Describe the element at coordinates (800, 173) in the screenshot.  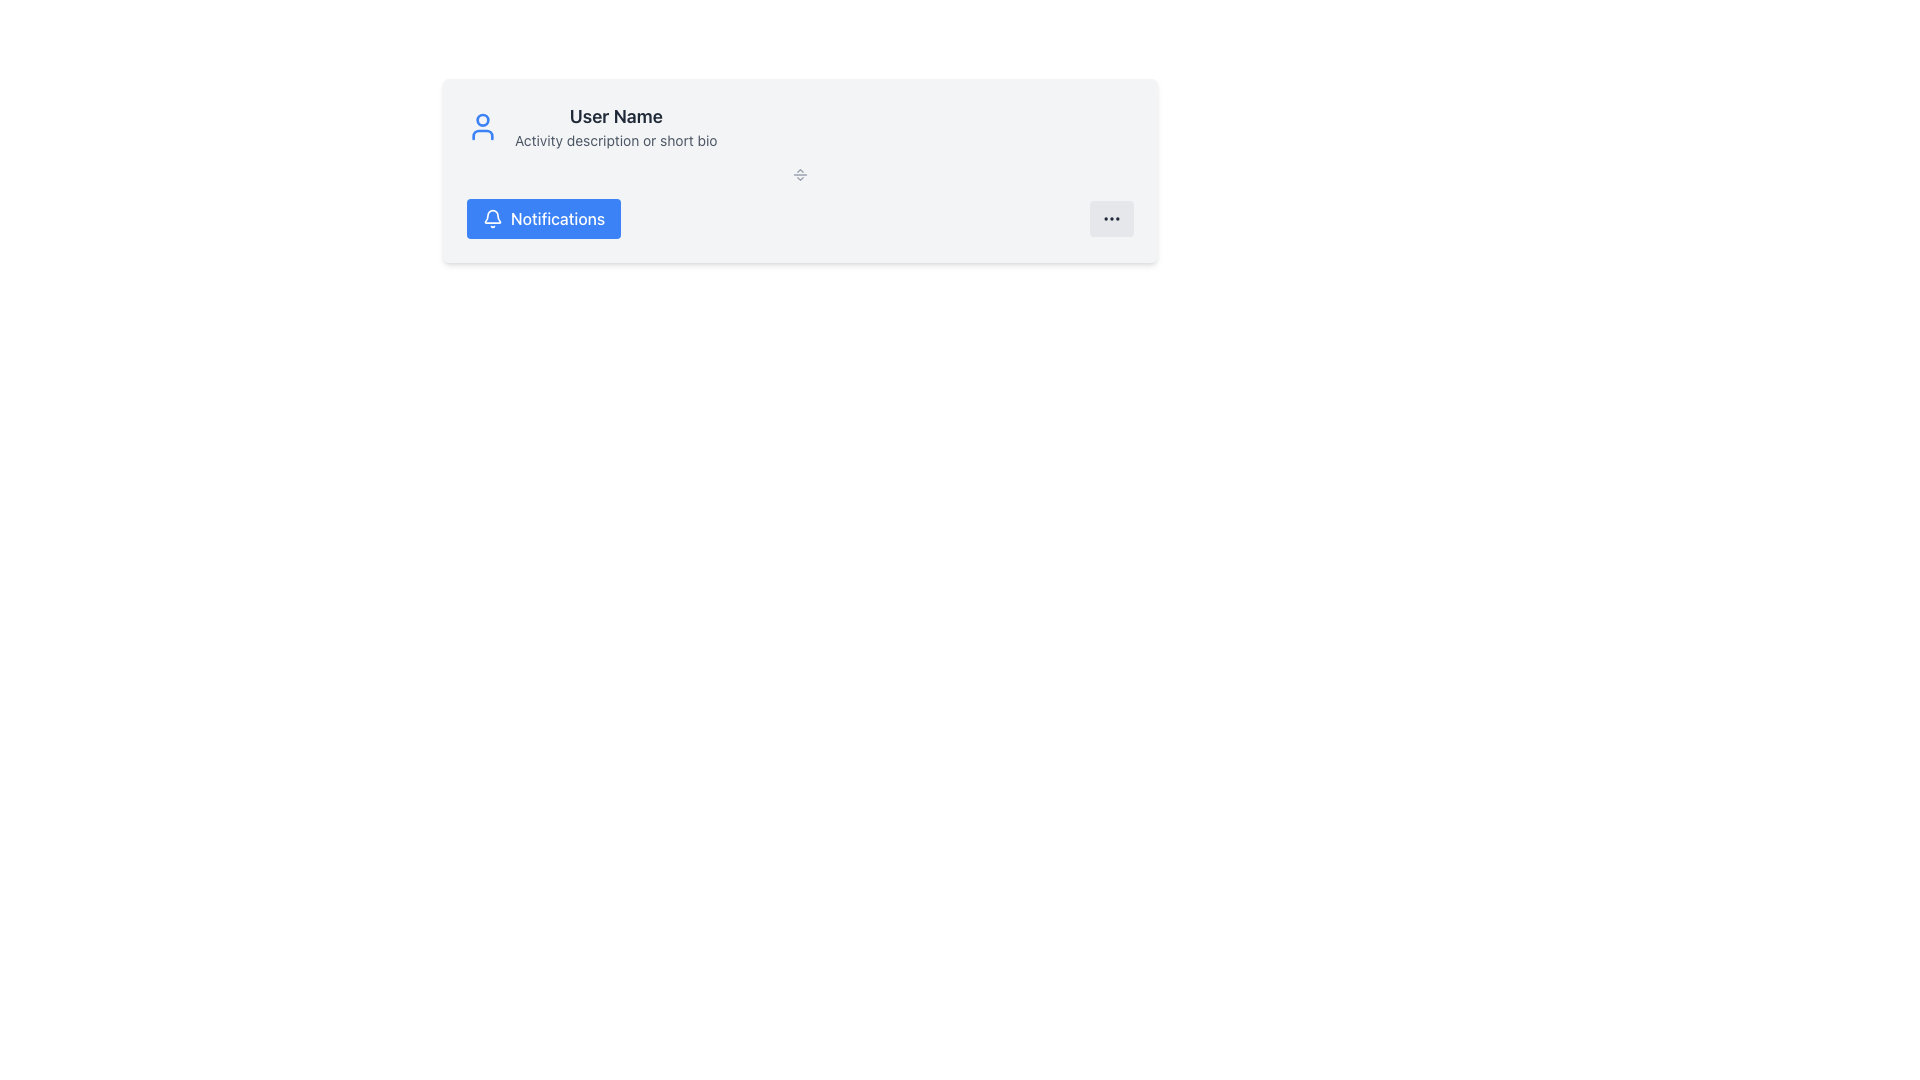
I see `the Separator element that visually divides user details from actions, located centrally below the username and activity description, and above the notification button` at that location.